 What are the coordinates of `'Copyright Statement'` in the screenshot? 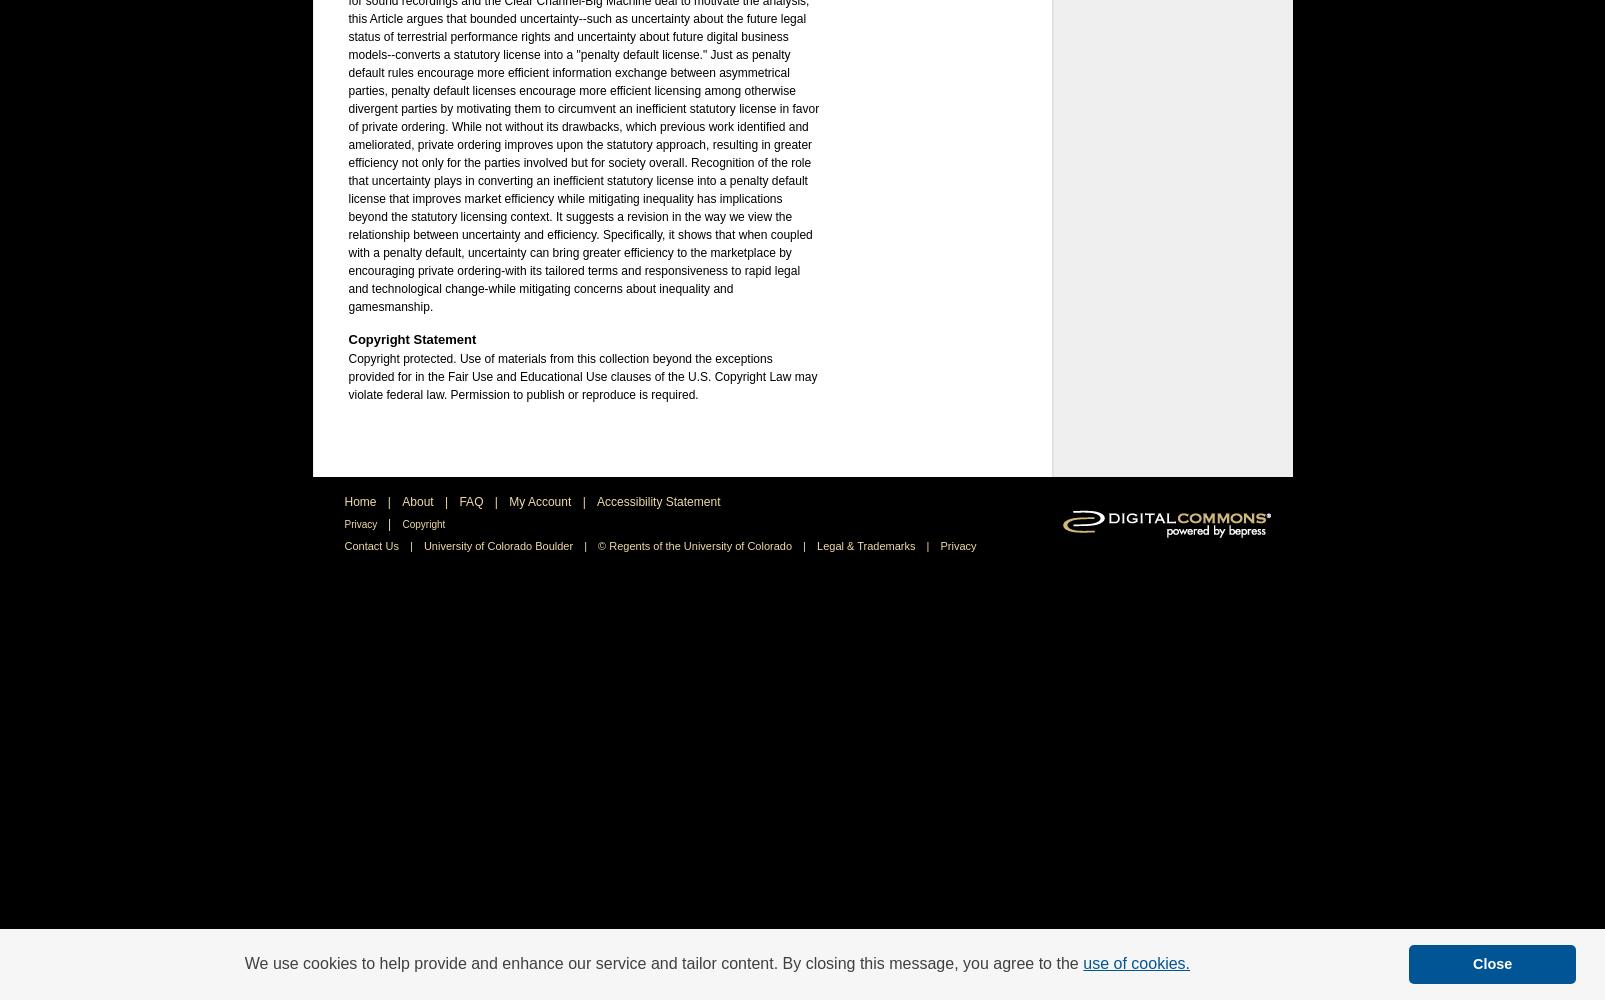 It's located at (411, 338).